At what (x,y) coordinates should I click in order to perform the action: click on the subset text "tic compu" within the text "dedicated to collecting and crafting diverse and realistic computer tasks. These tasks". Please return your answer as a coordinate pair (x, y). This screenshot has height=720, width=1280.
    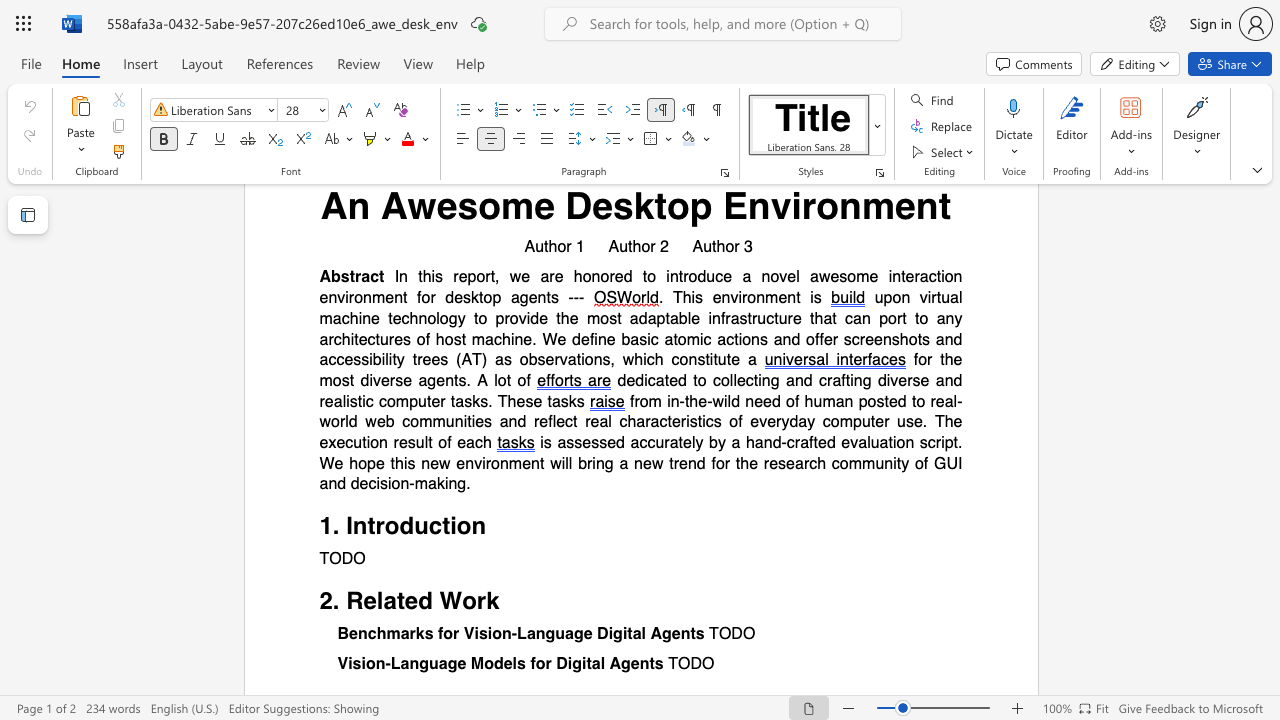
    Looking at the image, I should click on (357, 401).